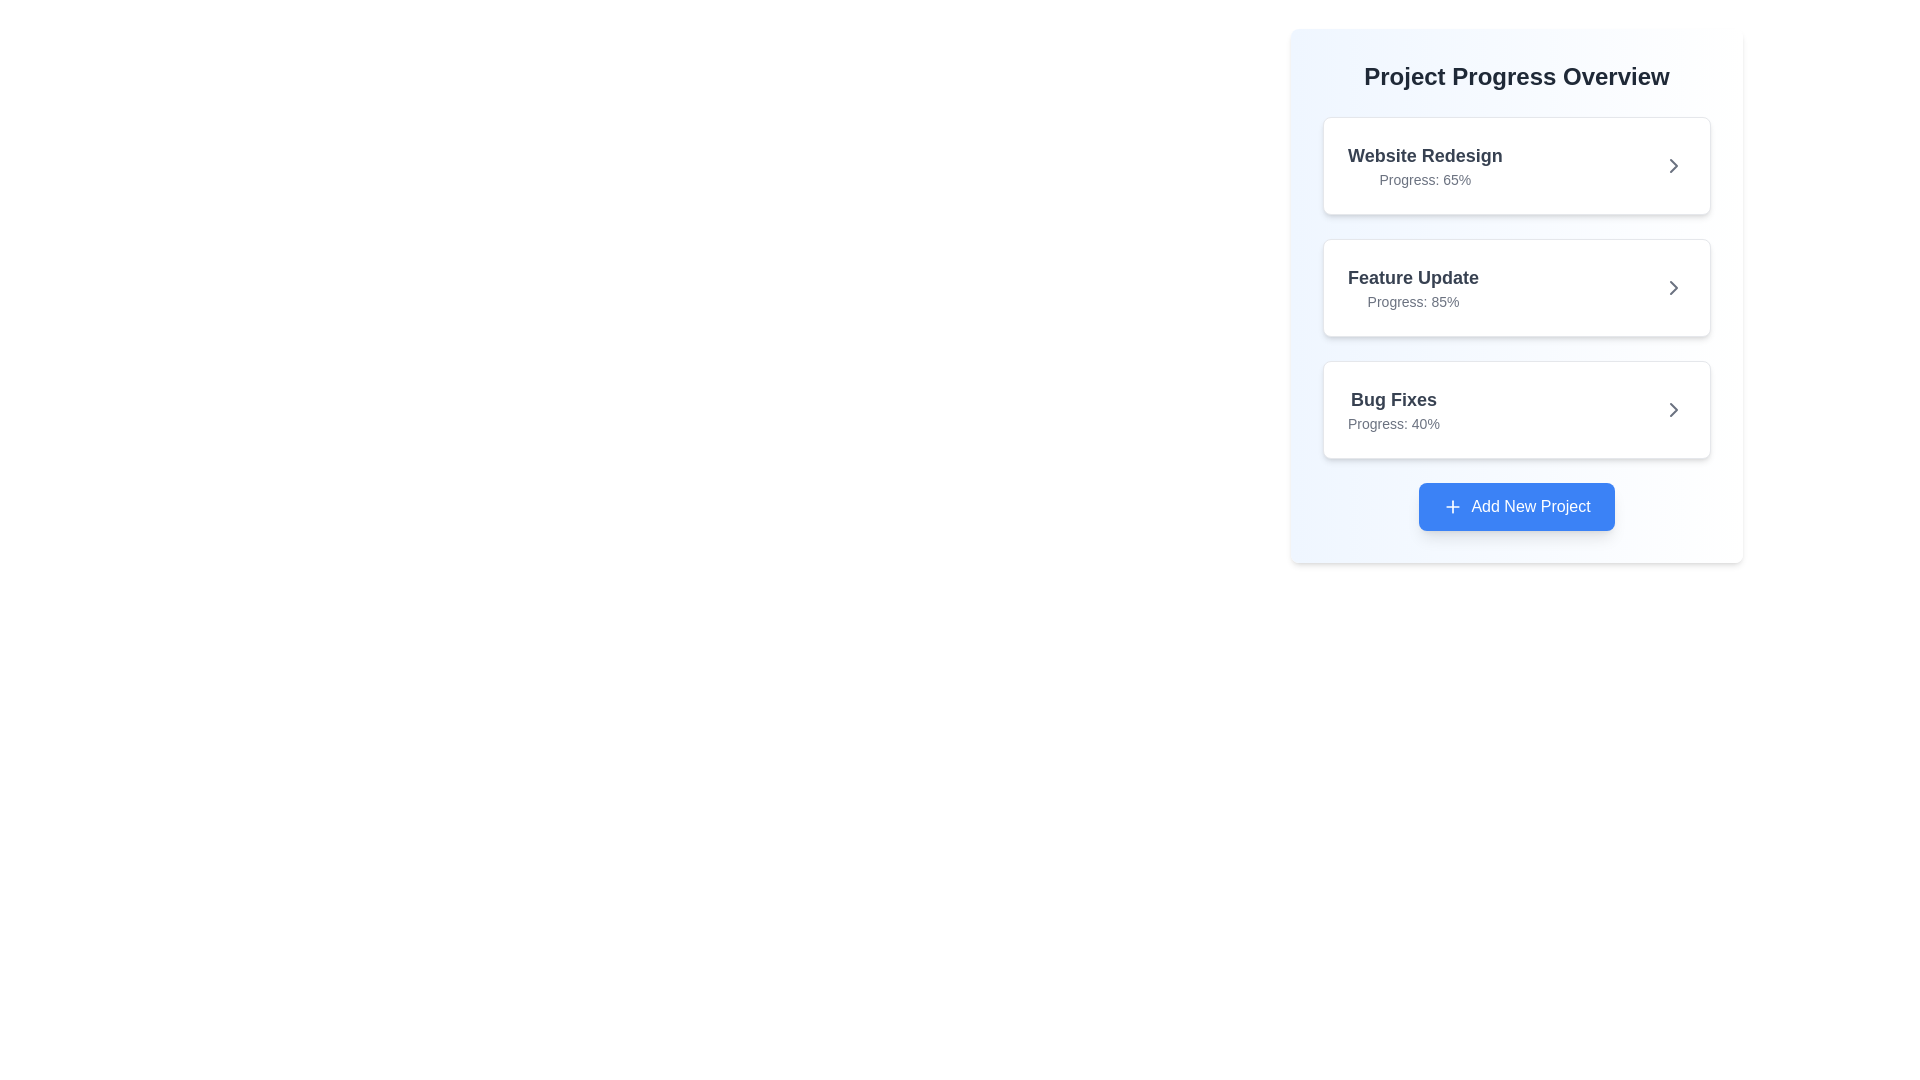 The width and height of the screenshot is (1920, 1080). I want to click on the informational card titled 'Feature Update' that displays a progress indicator of 'Progress: 85%', located in the 'Project Progress Overview' section, positioned between the 'Website Redesign' and 'Bug Fixes' cards, so click(1516, 288).